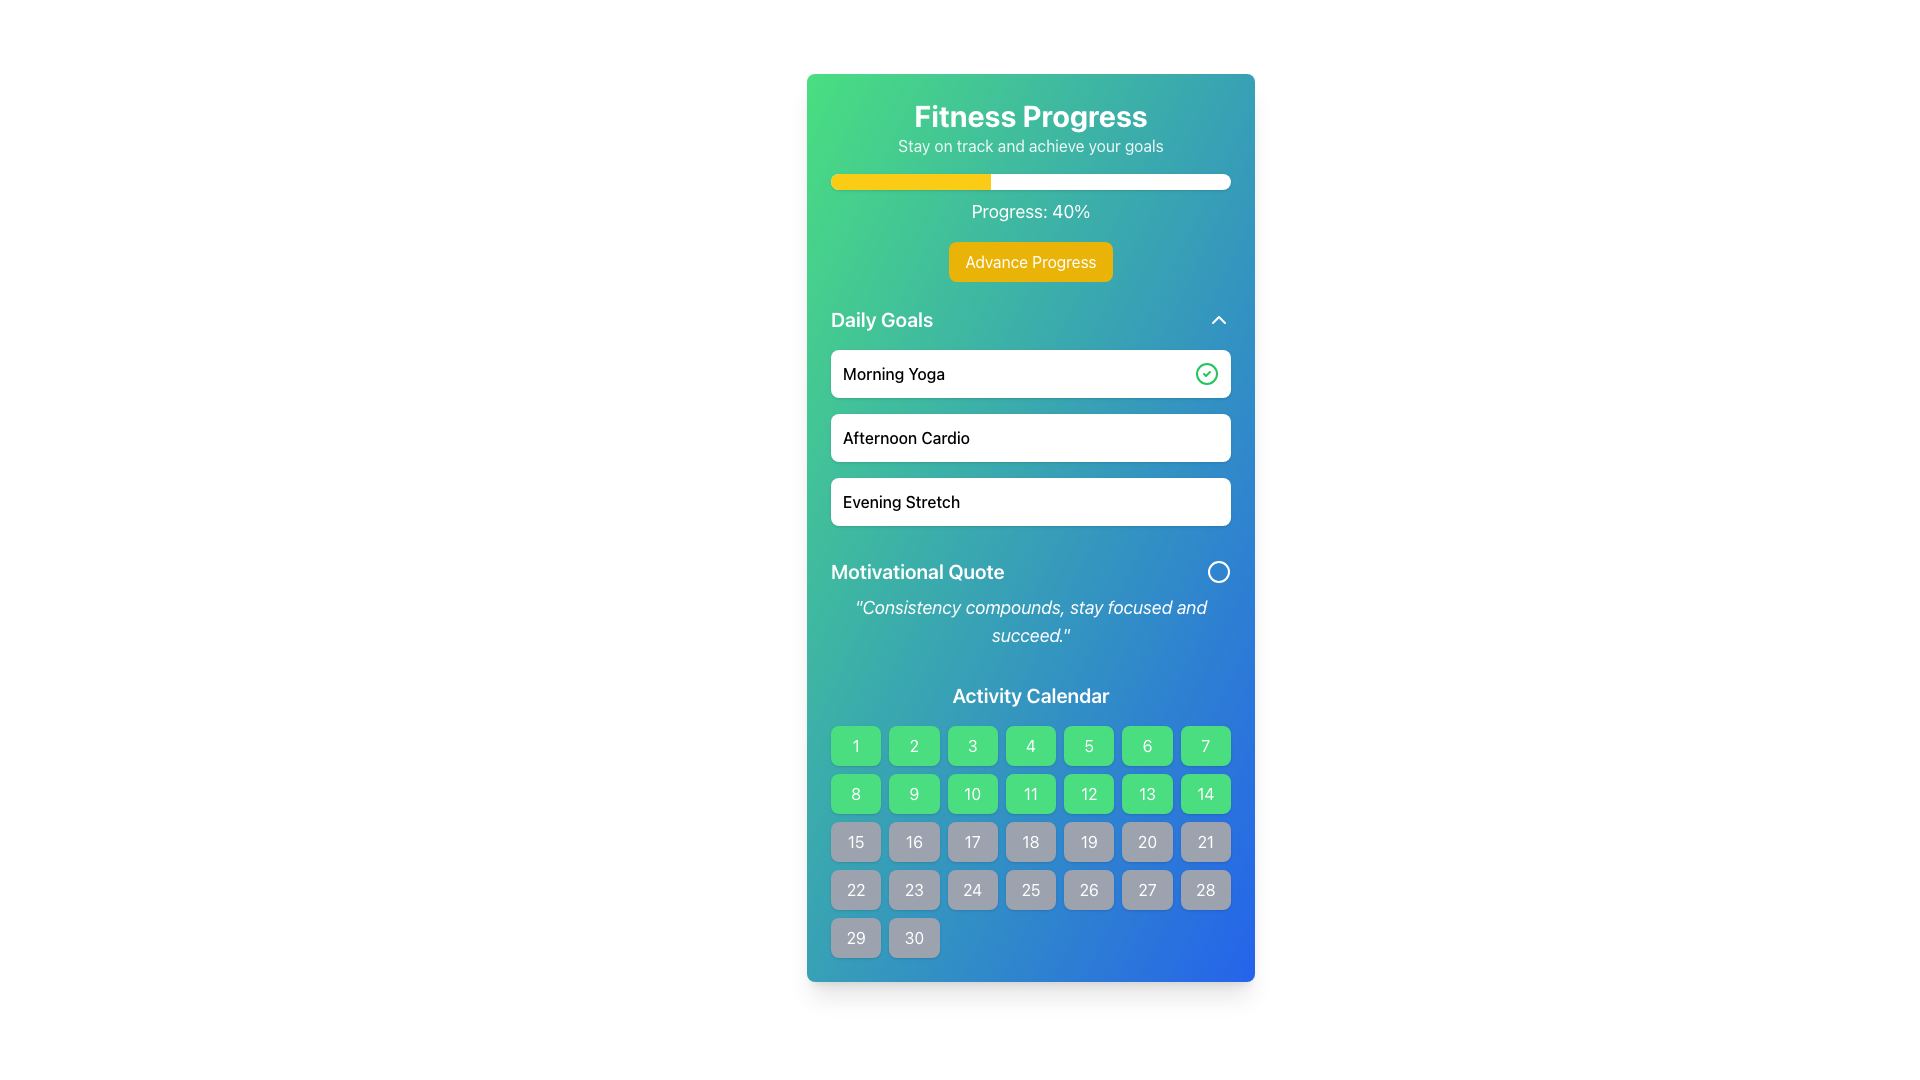 The width and height of the screenshot is (1920, 1080). What do you see at coordinates (1204, 745) in the screenshot?
I see `the square-shaped button with a green background and white text displaying '7', located in the 'Activity Calendar' grid layout` at bounding box center [1204, 745].